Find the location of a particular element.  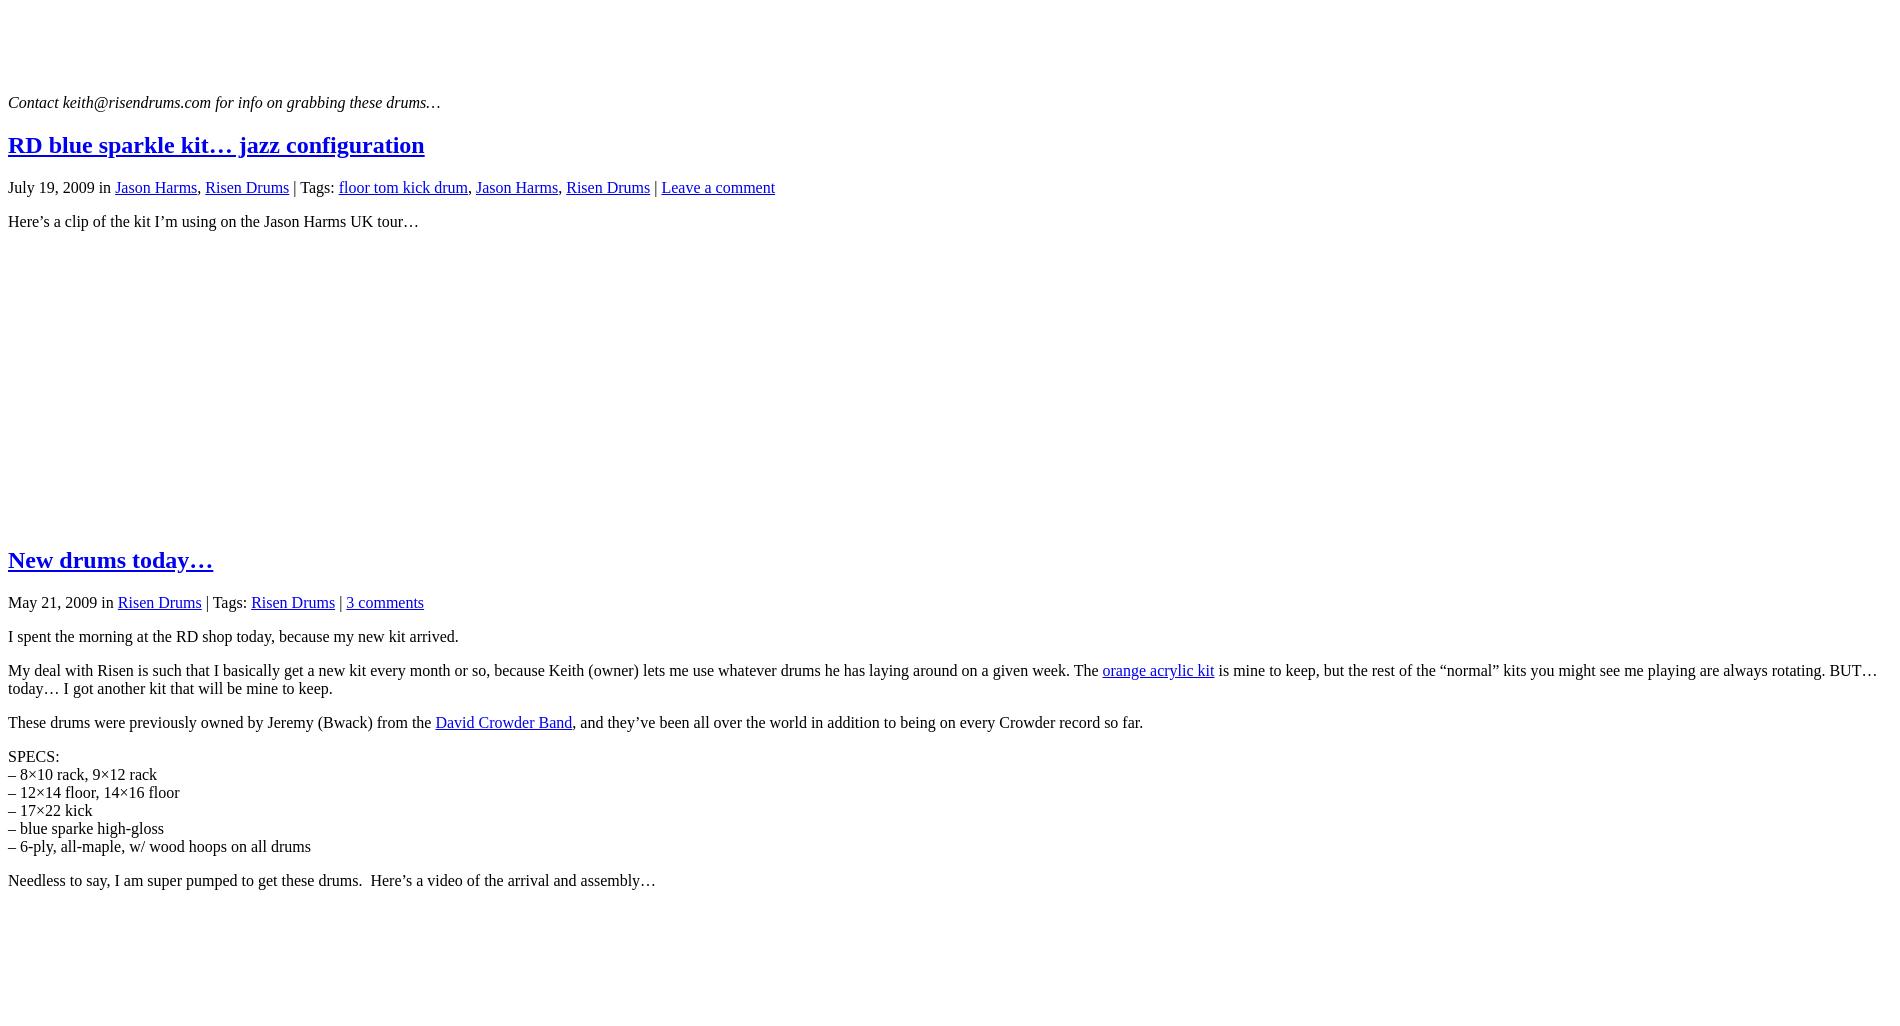

'RD blue sparkle kit… jazz configuration' is located at coordinates (7, 144).